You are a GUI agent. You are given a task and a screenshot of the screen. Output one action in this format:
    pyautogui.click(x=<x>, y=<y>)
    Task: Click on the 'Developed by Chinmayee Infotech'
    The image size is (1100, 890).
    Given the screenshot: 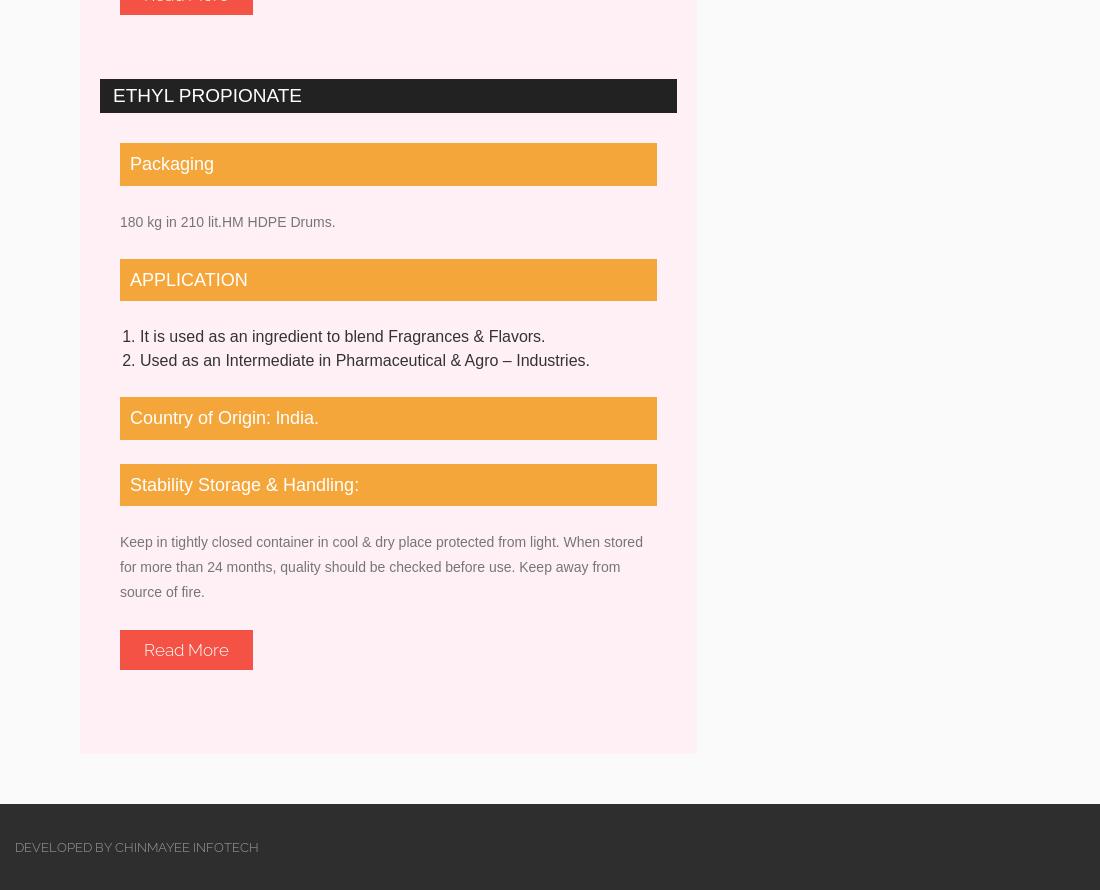 What is the action you would take?
    pyautogui.click(x=136, y=845)
    